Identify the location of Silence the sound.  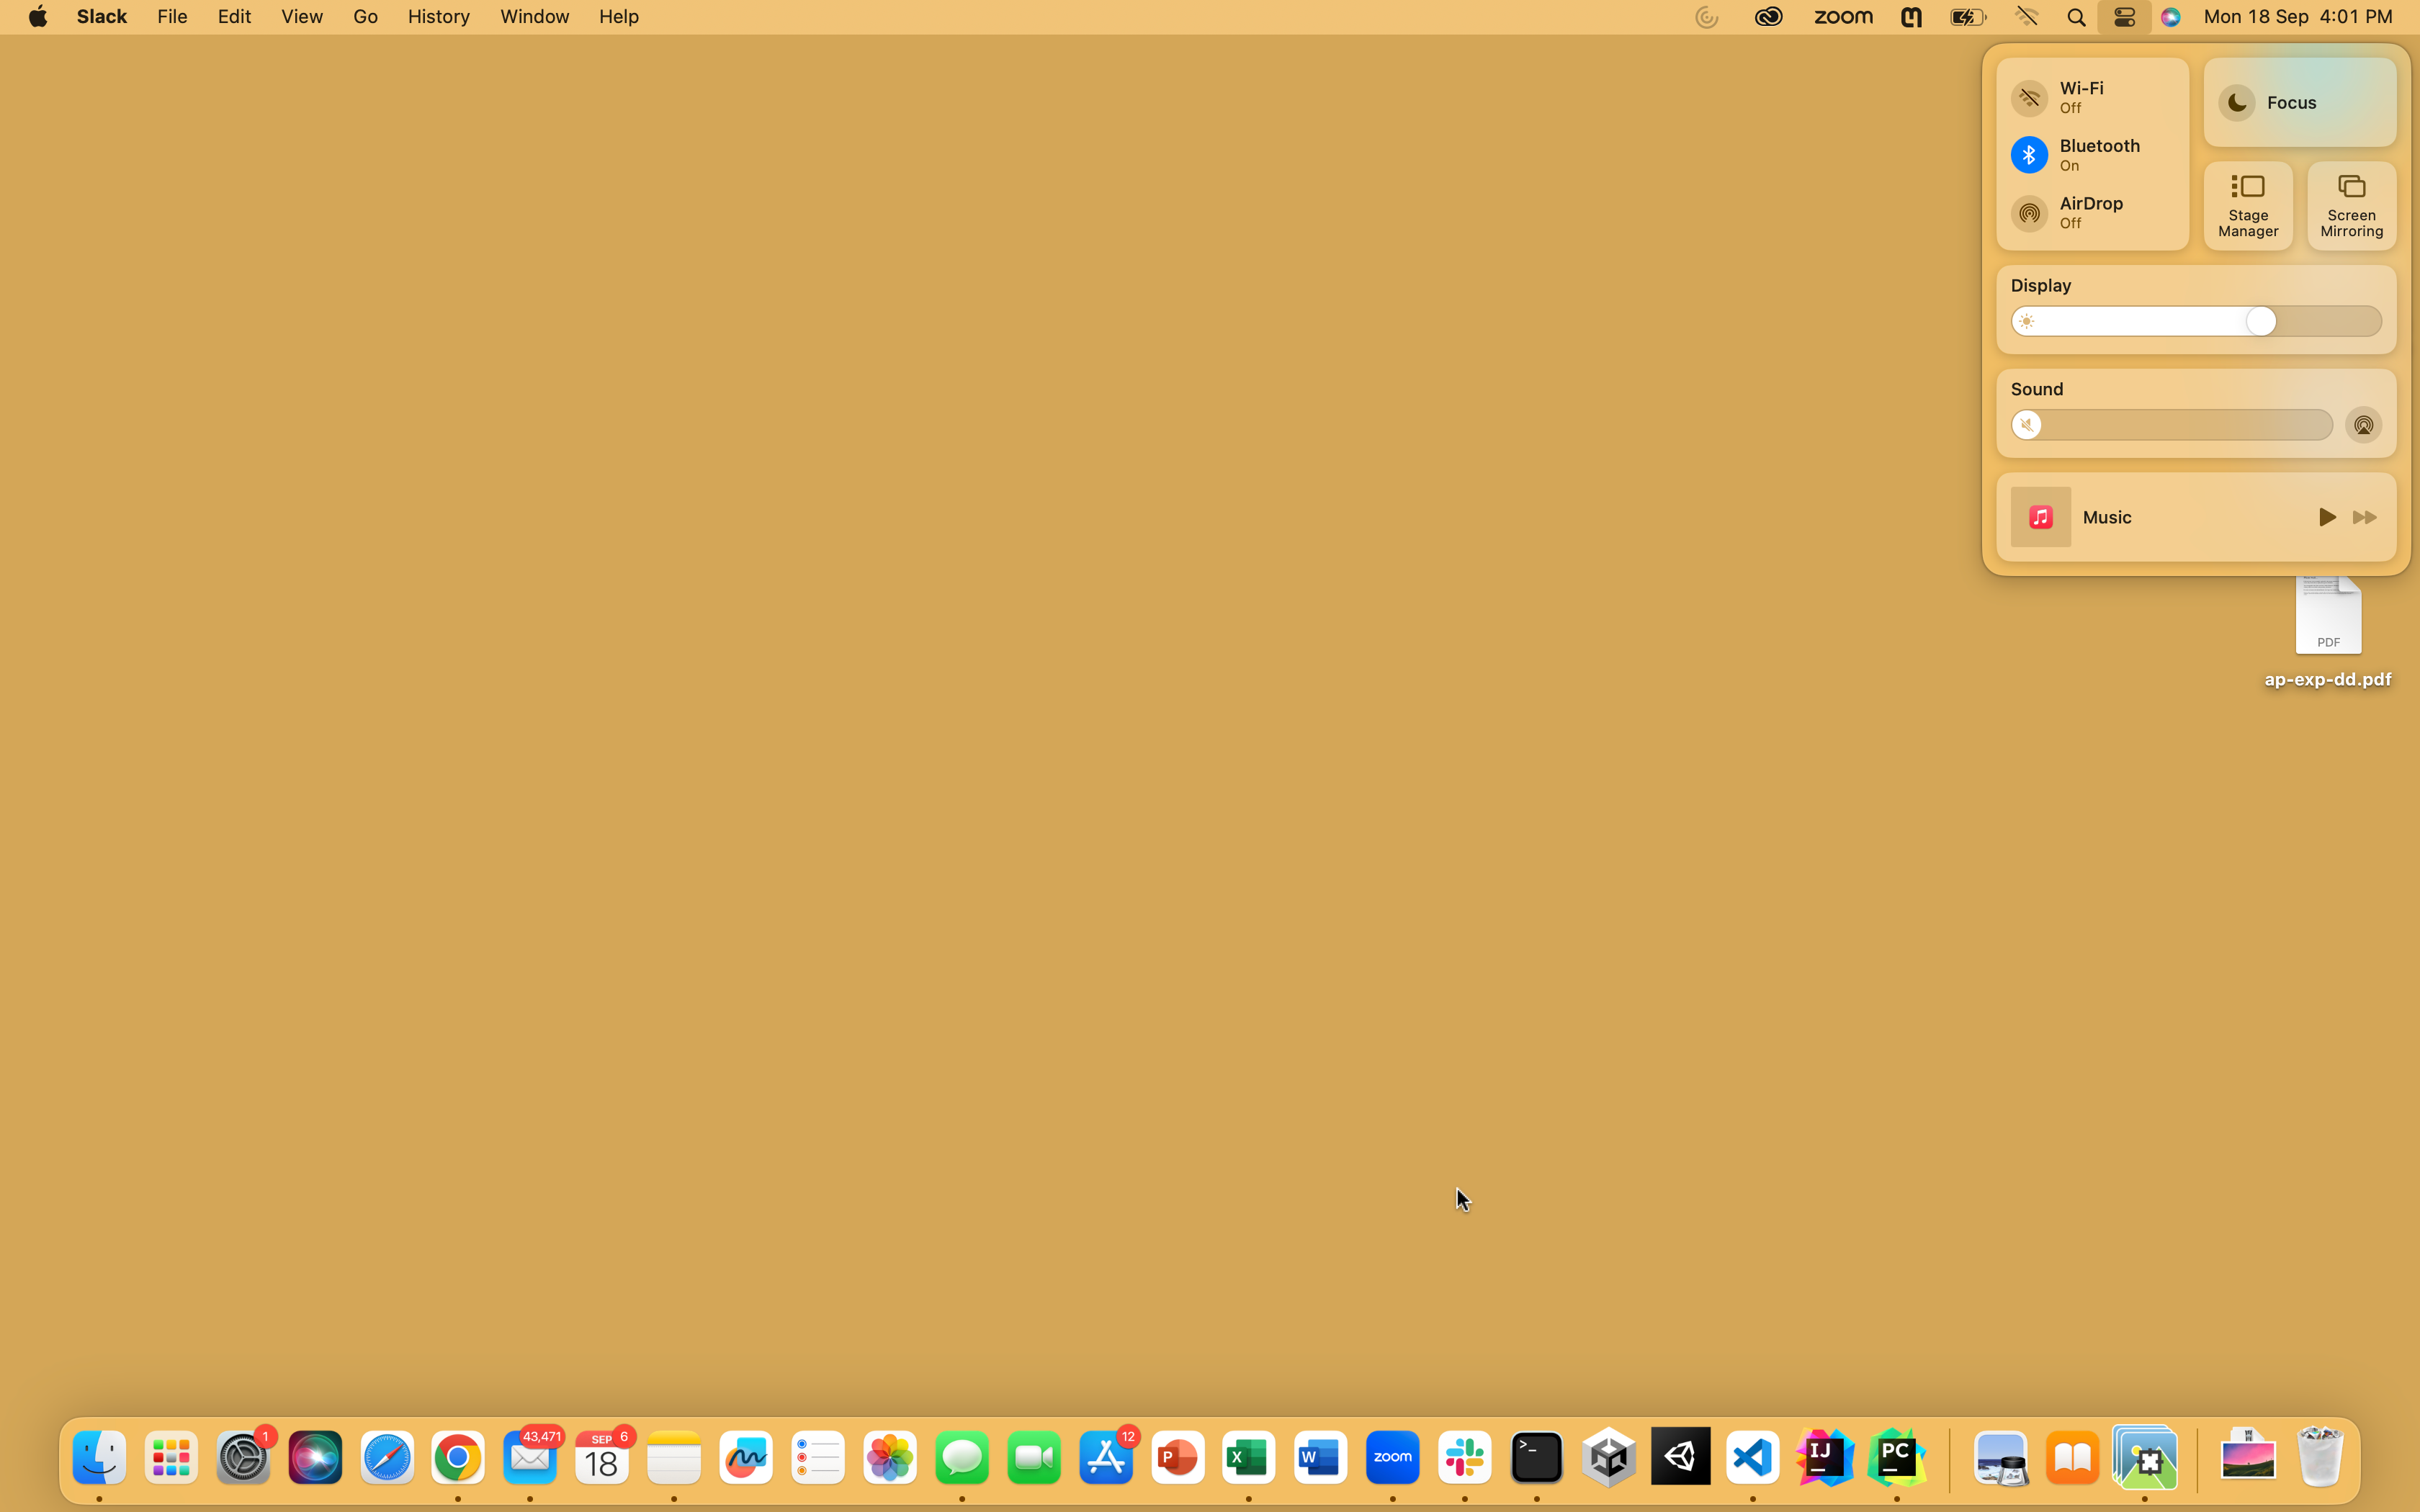
(2035, 423).